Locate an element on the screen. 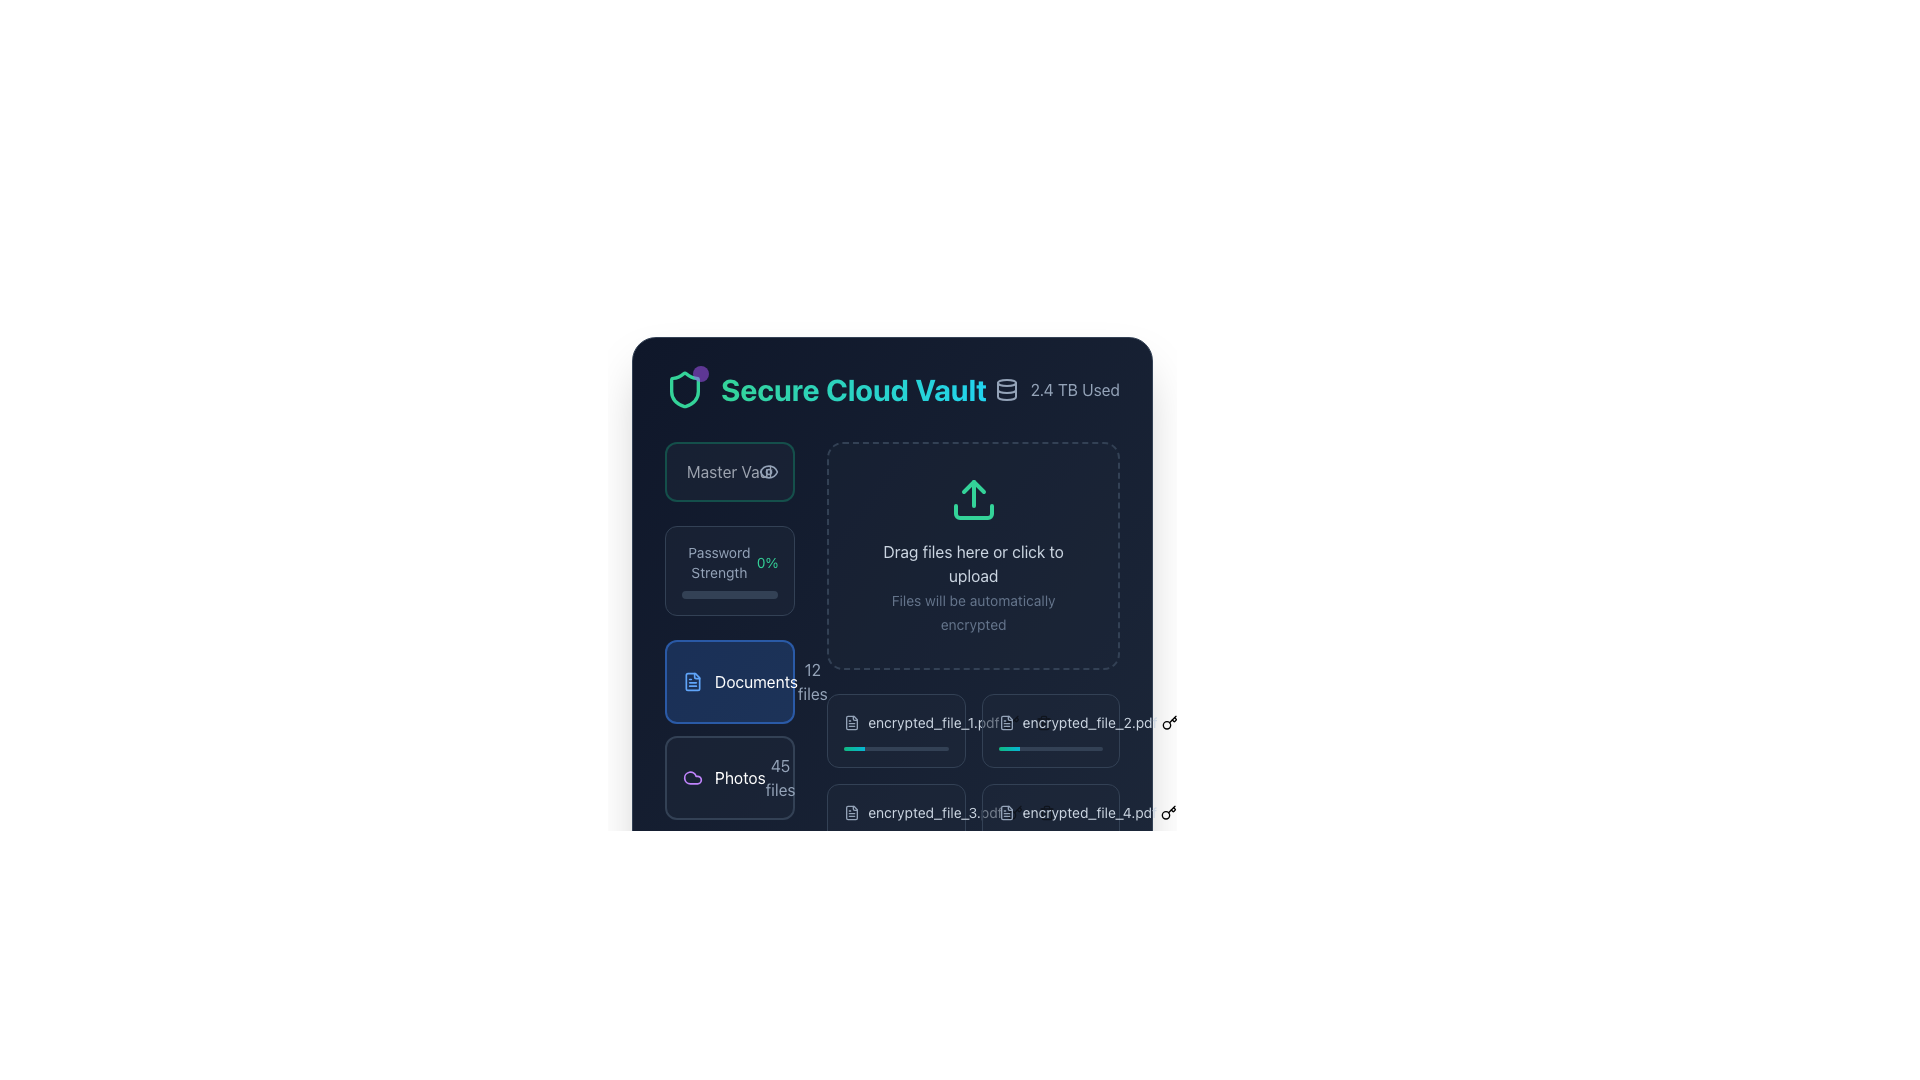 Image resolution: width=1920 pixels, height=1080 pixels. the File upload area in the 'Secure Cloud Vault' interface is located at coordinates (891, 571).